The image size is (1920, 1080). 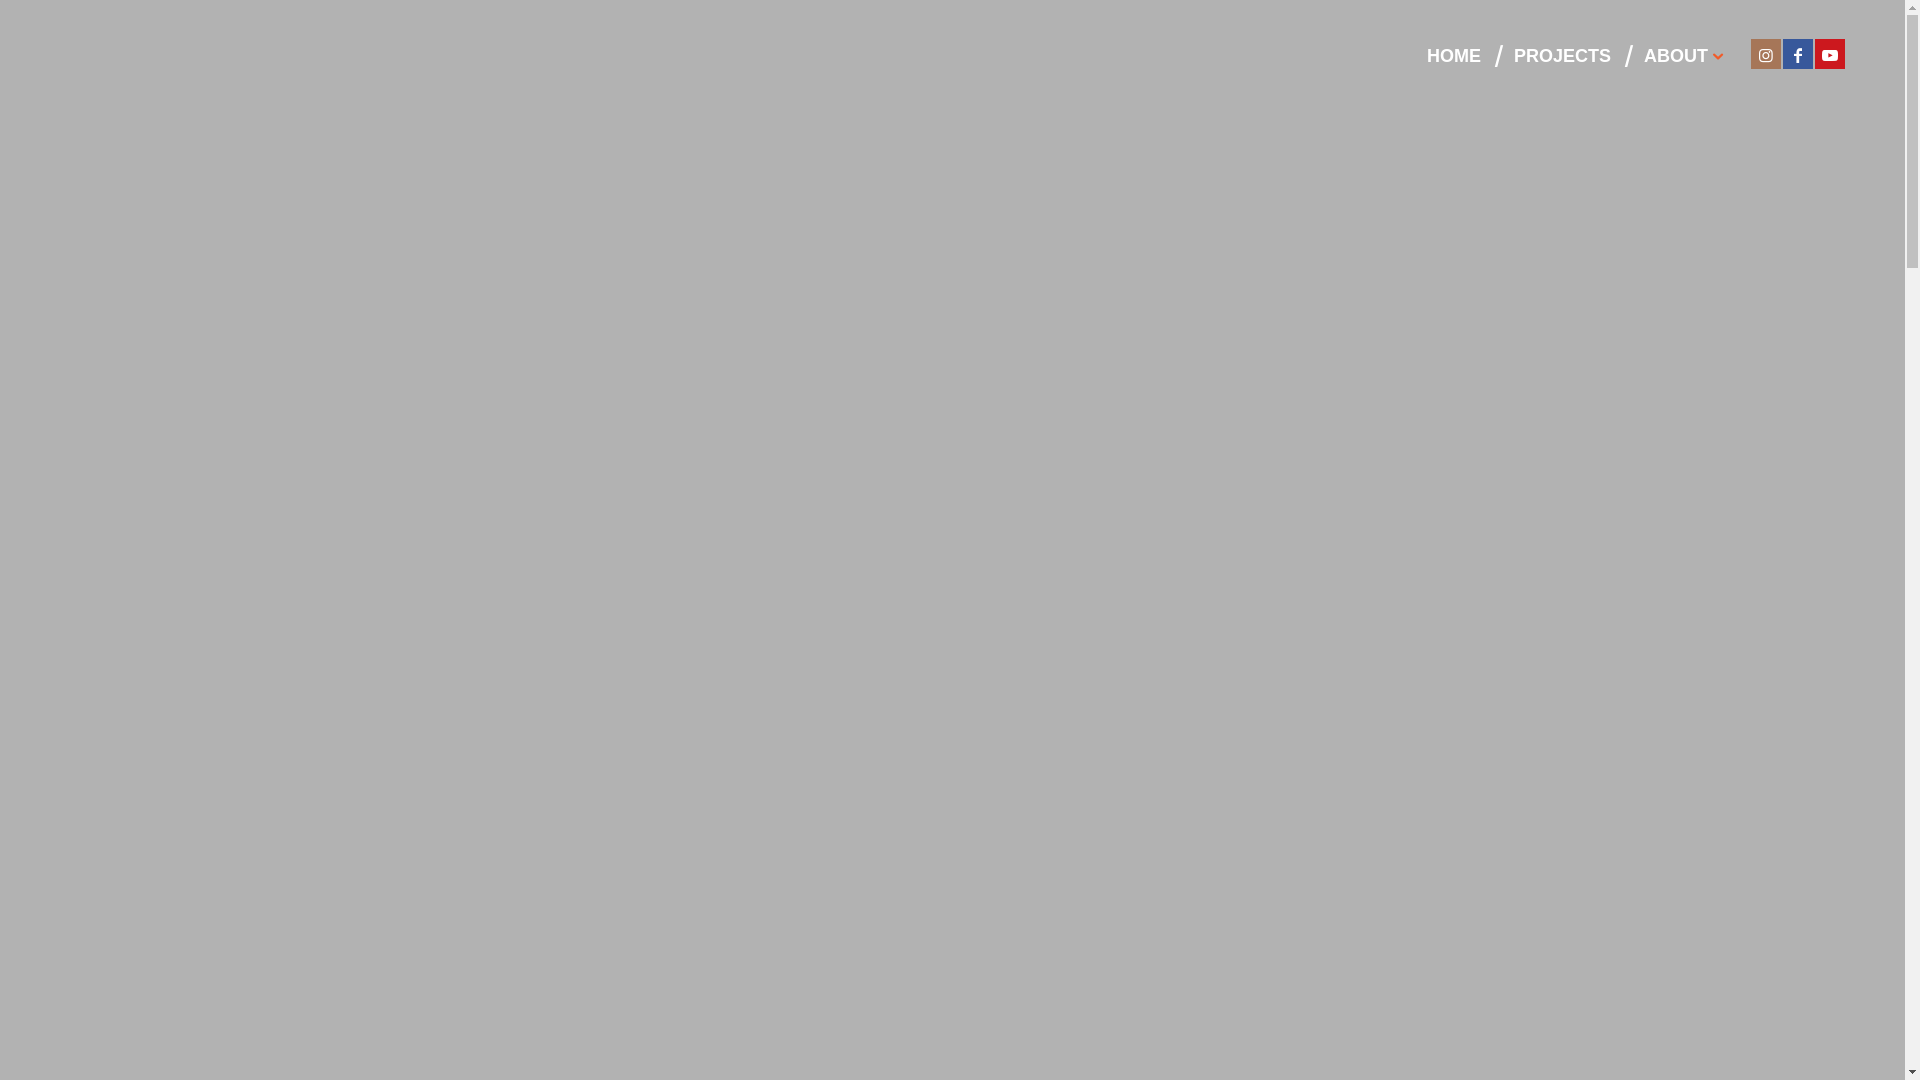 I want to click on 'Facebook', so click(x=1782, y=53).